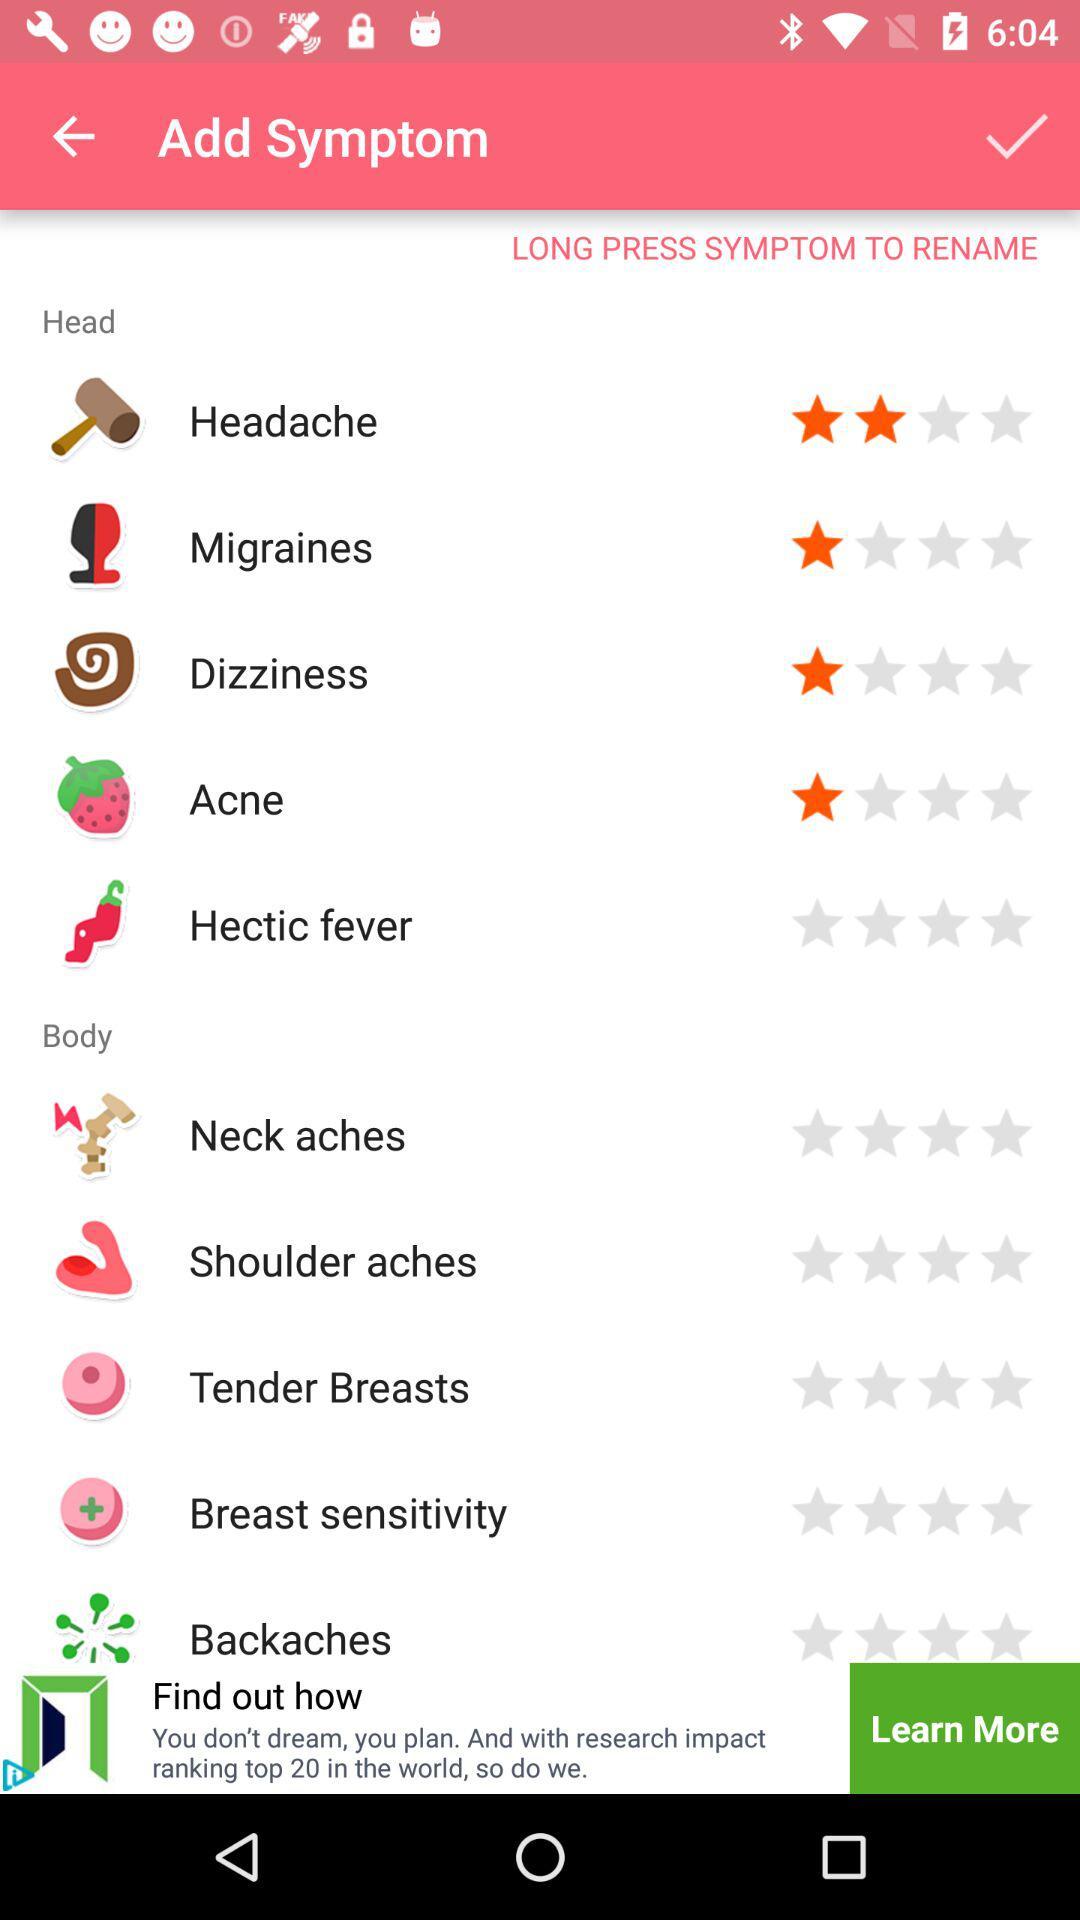  Describe the element at coordinates (879, 923) in the screenshot. I see `rate two stars` at that location.